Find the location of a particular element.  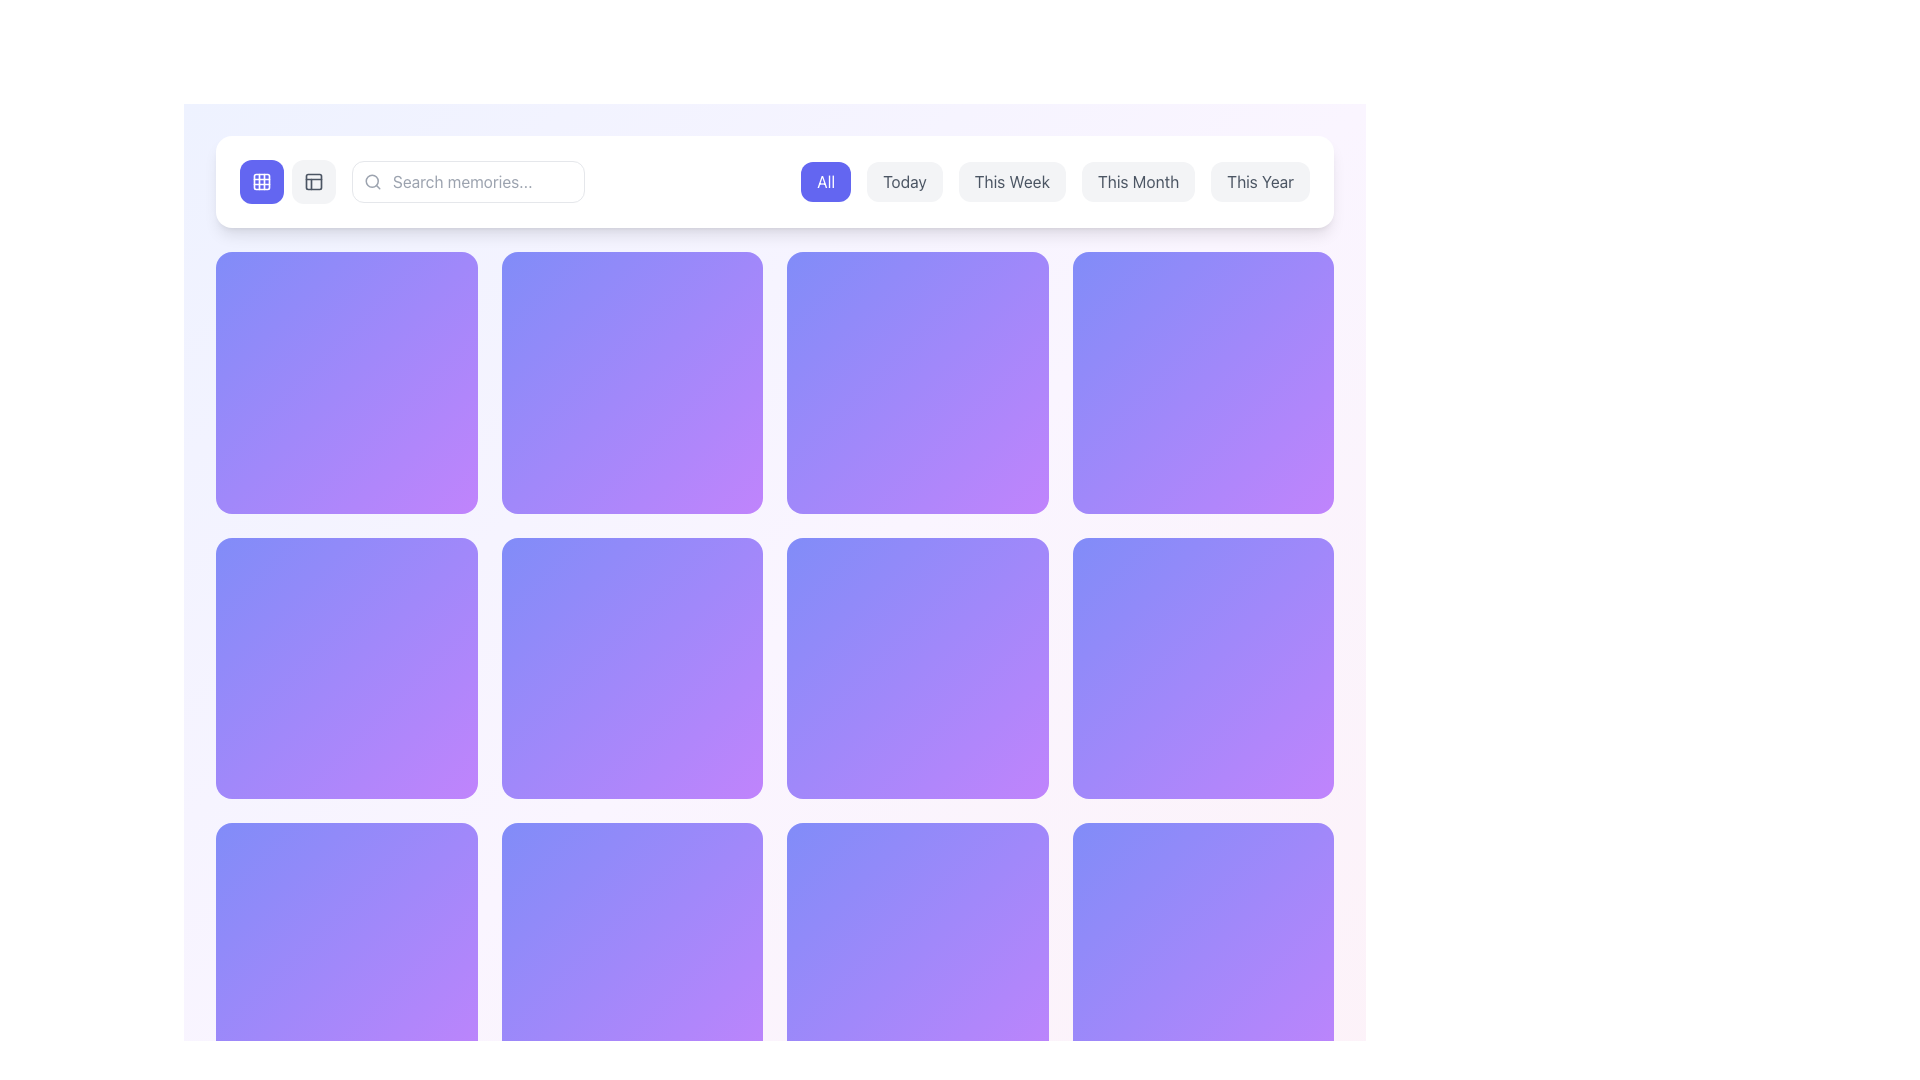

the circular 'Share' button located at the bottom-middle of the card is located at coordinates (401, 855).